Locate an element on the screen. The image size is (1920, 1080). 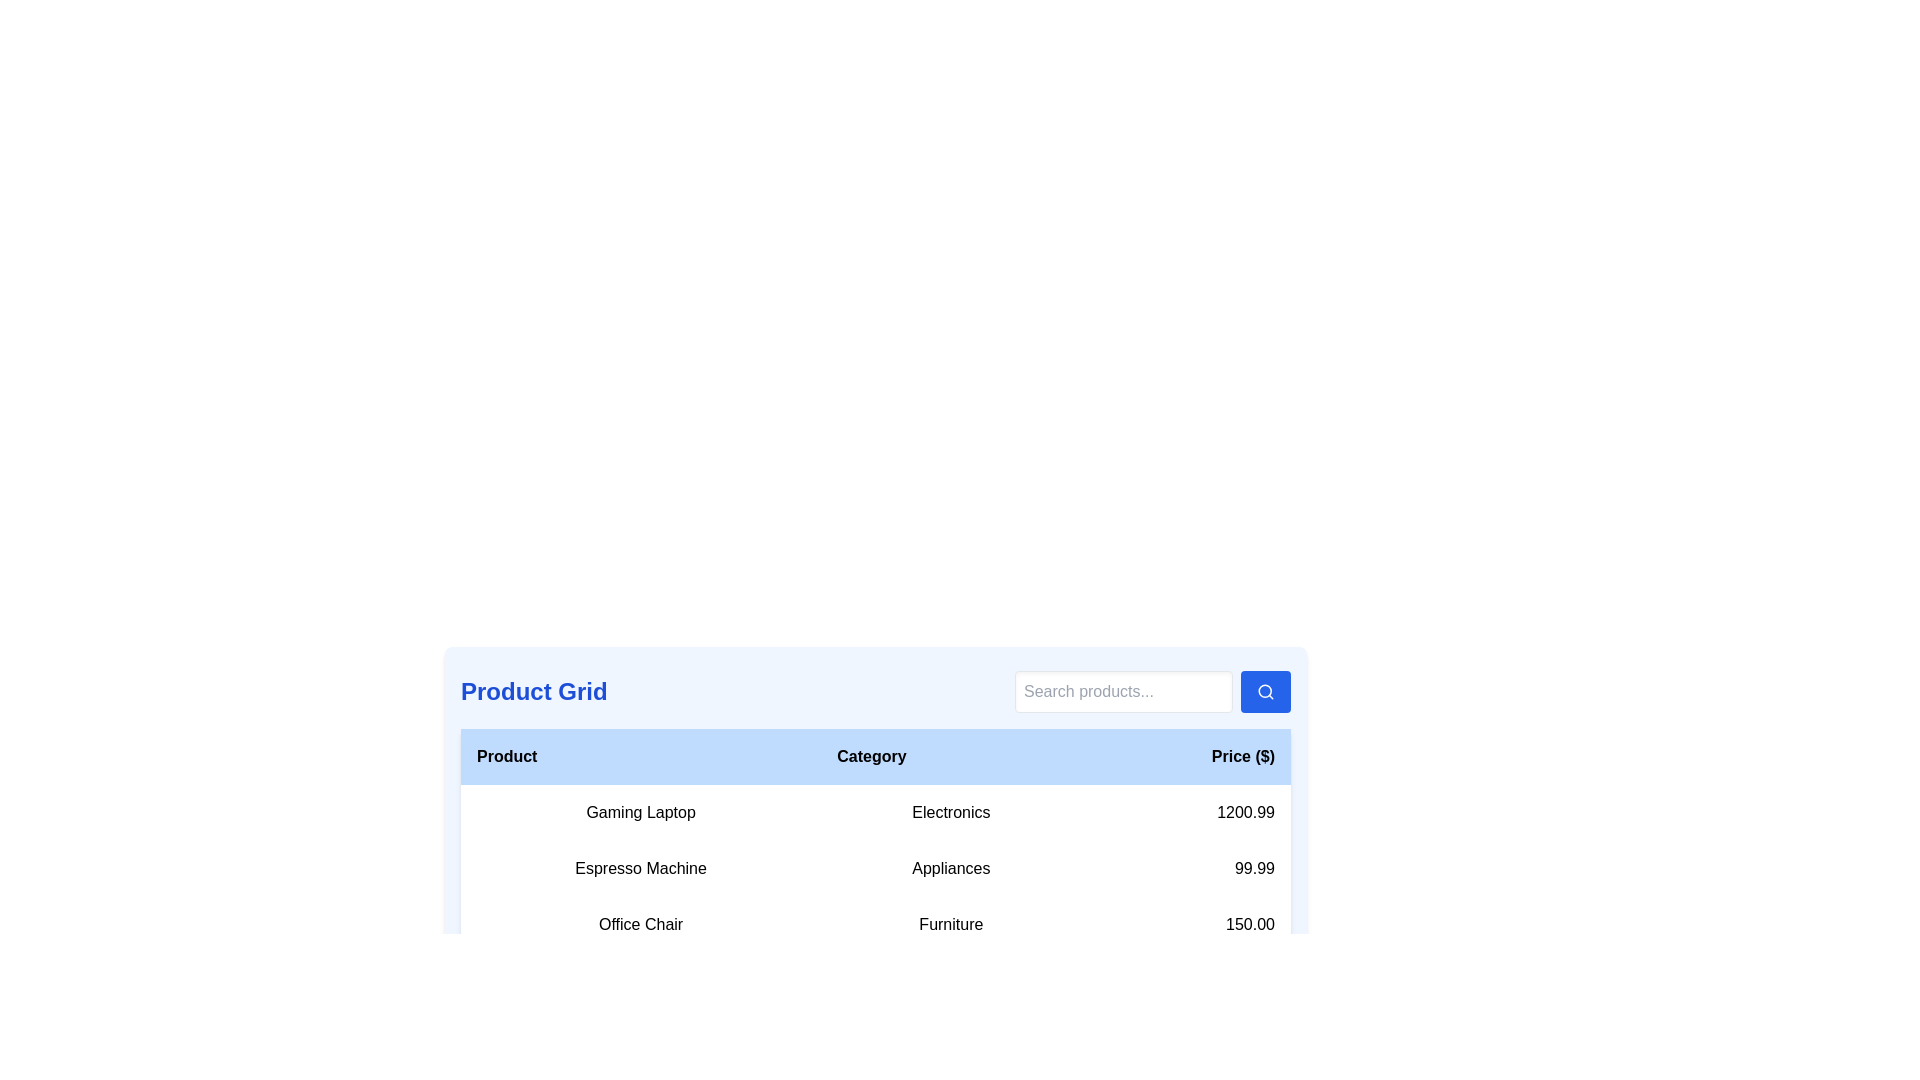
the text input field with the placeholder 'Search products...' located at the top right corner of the section is located at coordinates (1123, 690).